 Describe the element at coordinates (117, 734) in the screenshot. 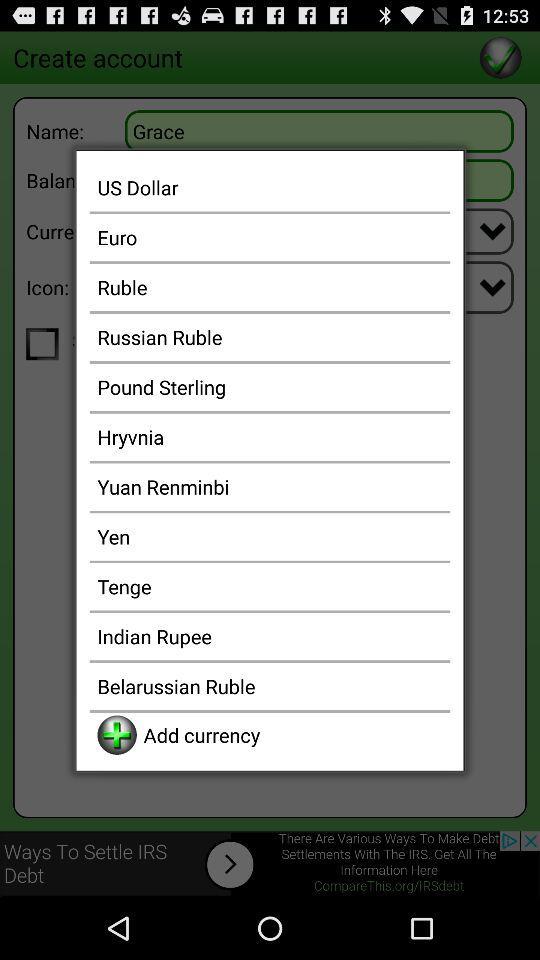

I see `the app to the left of the add currency` at that location.